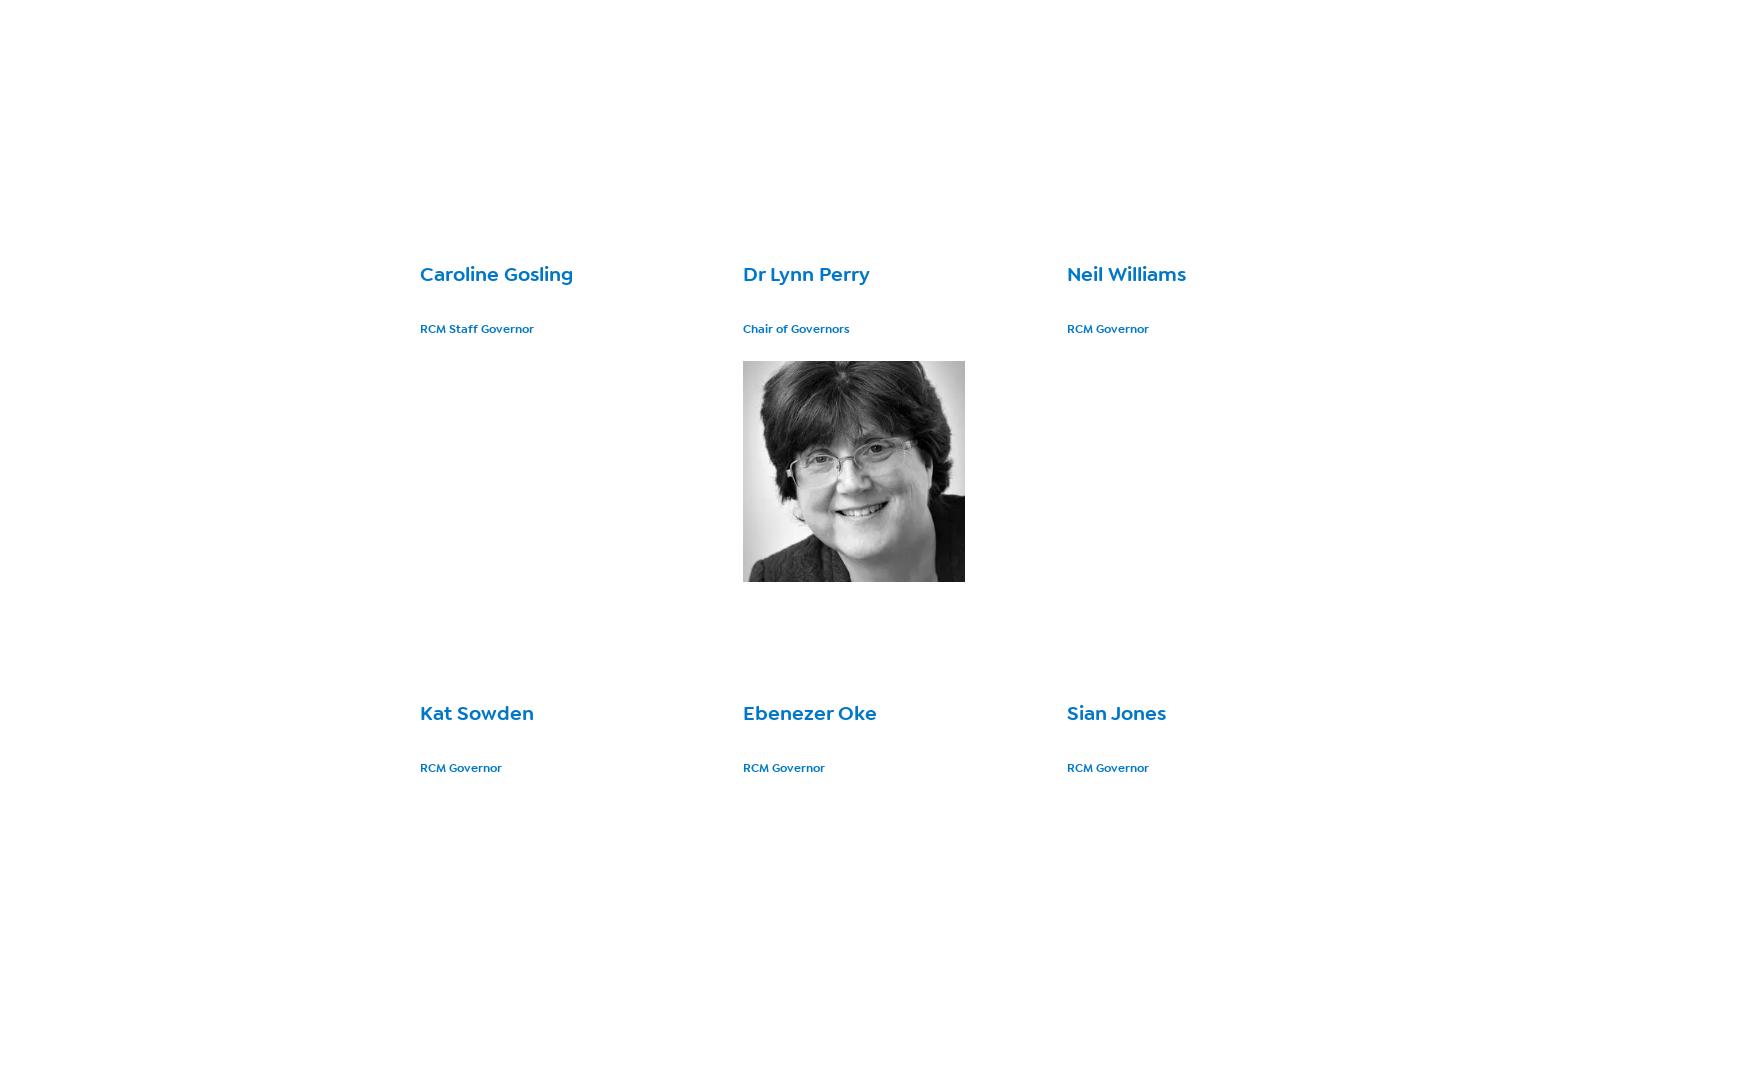  What do you see at coordinates (795, 329) in the screenshot?
I see `'Chair of Governors'` at bounding box center [795, 329].